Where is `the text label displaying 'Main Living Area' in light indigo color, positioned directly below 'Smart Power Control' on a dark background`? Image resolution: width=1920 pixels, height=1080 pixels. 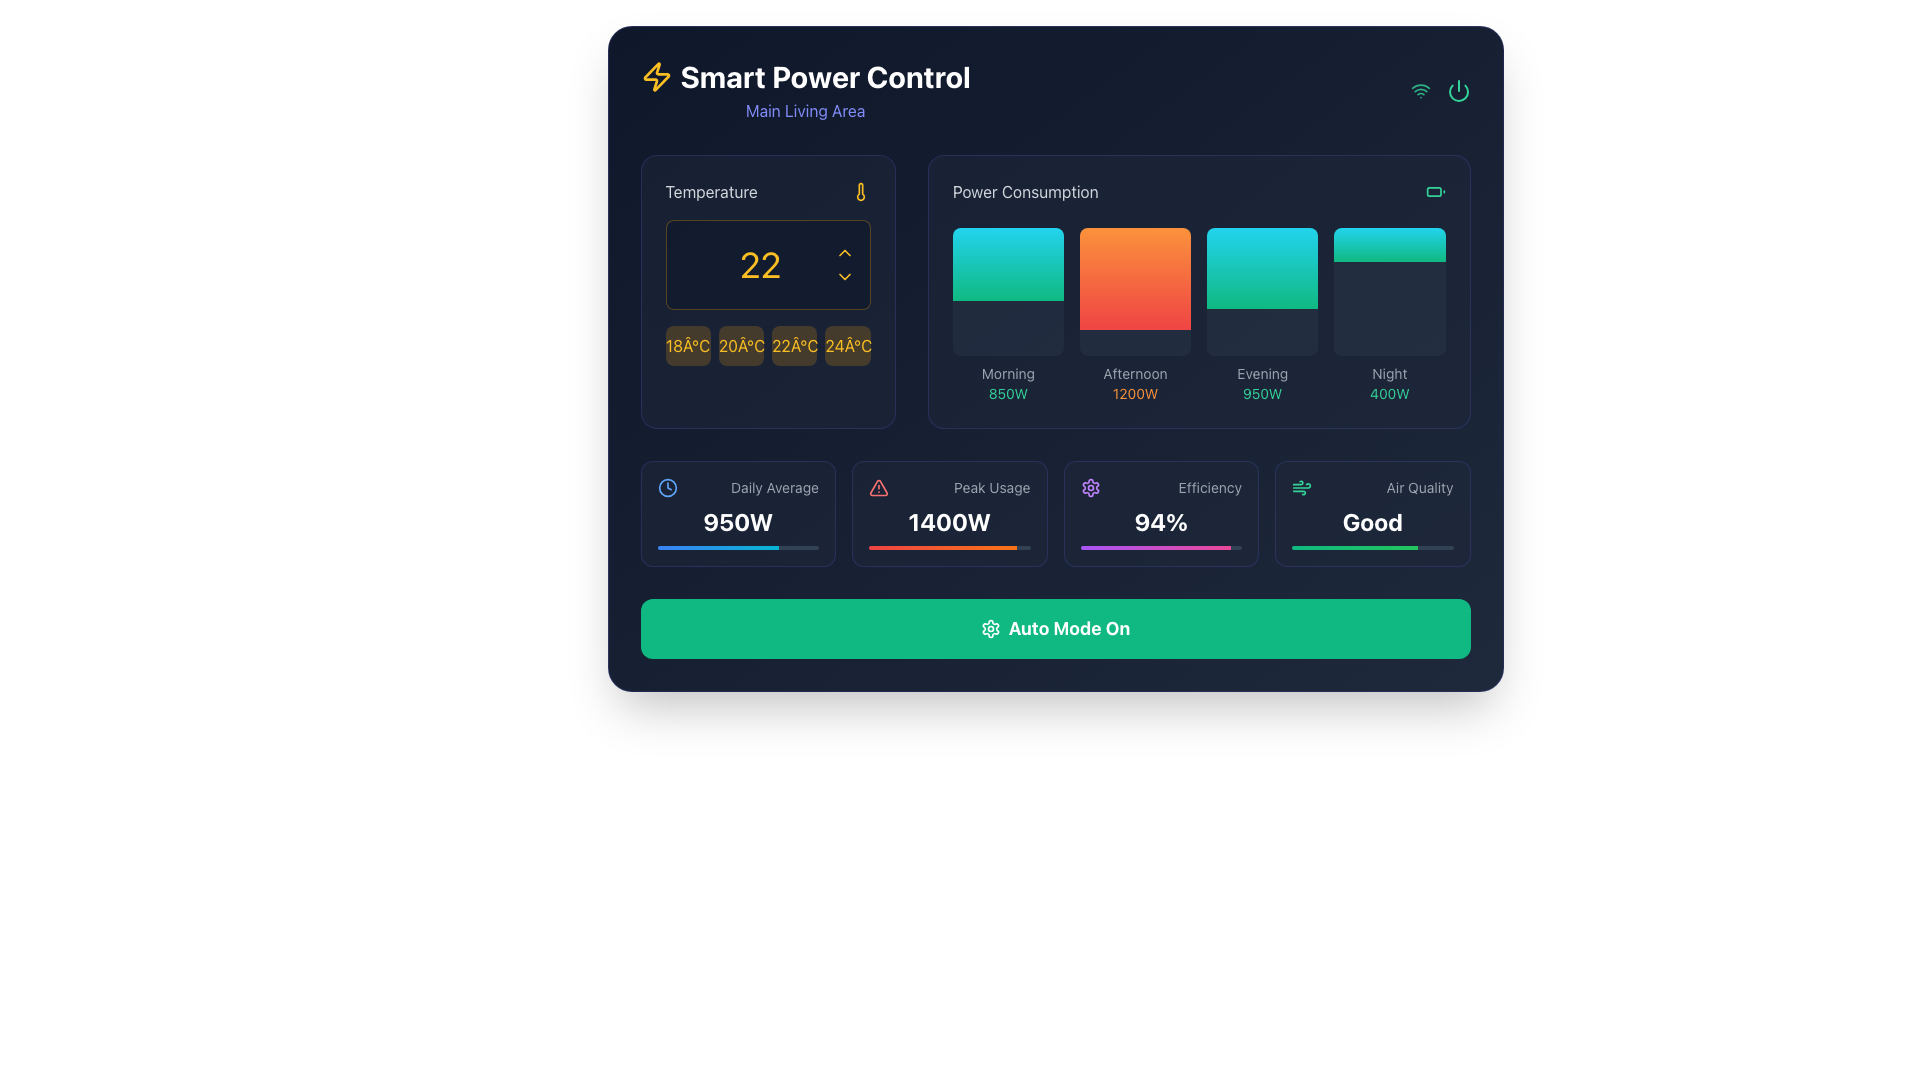 the text label displaying 'Main Living Area' in light indigo color, positioned directly below 'Smart Power Control' on a dark background is located at coordinates (805, 111).